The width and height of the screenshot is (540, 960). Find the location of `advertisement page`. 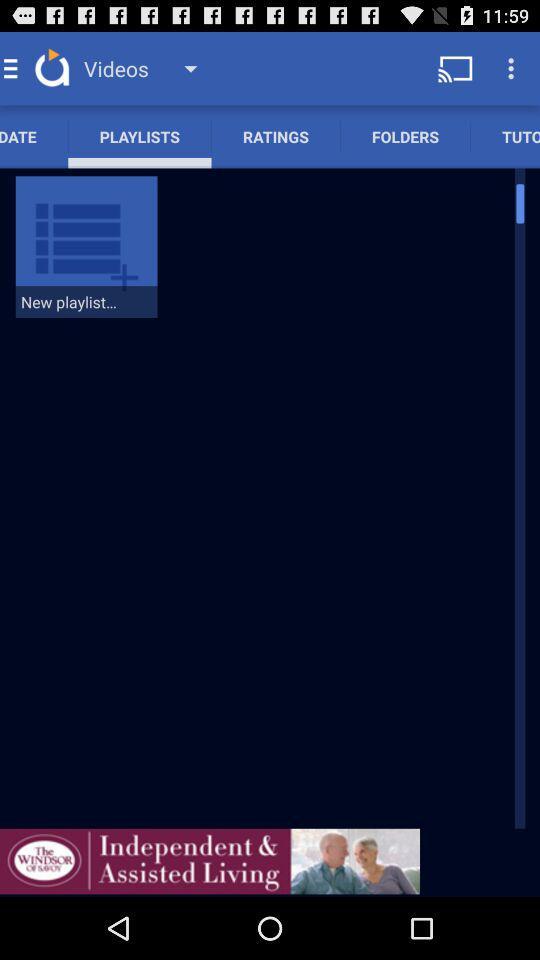

advertisement page is located at coordinates (209, 860).